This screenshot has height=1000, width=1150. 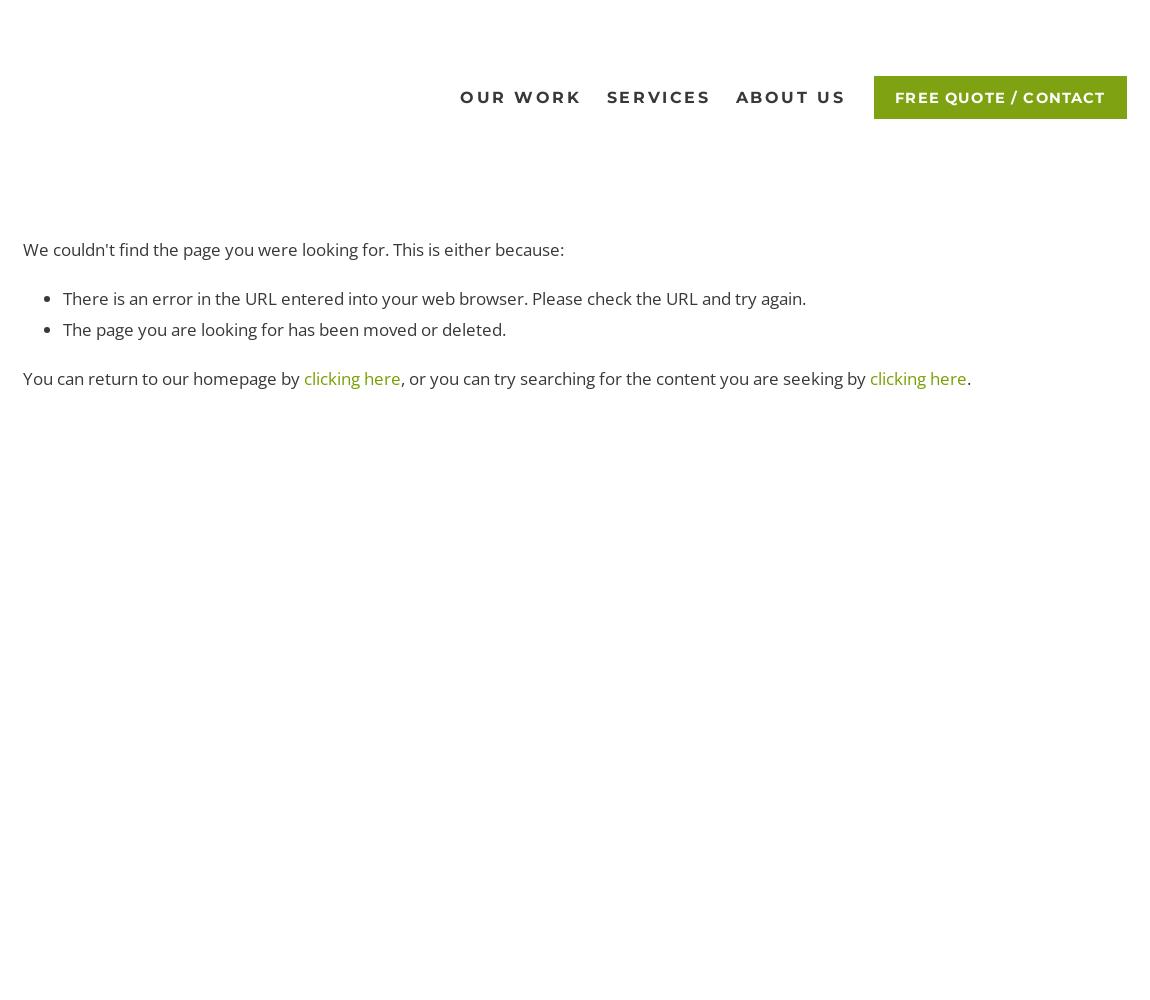 What do you see at coordinates (733, 95) in the screenshot?
I see `'About Us'` at bounding box center [733, 95].